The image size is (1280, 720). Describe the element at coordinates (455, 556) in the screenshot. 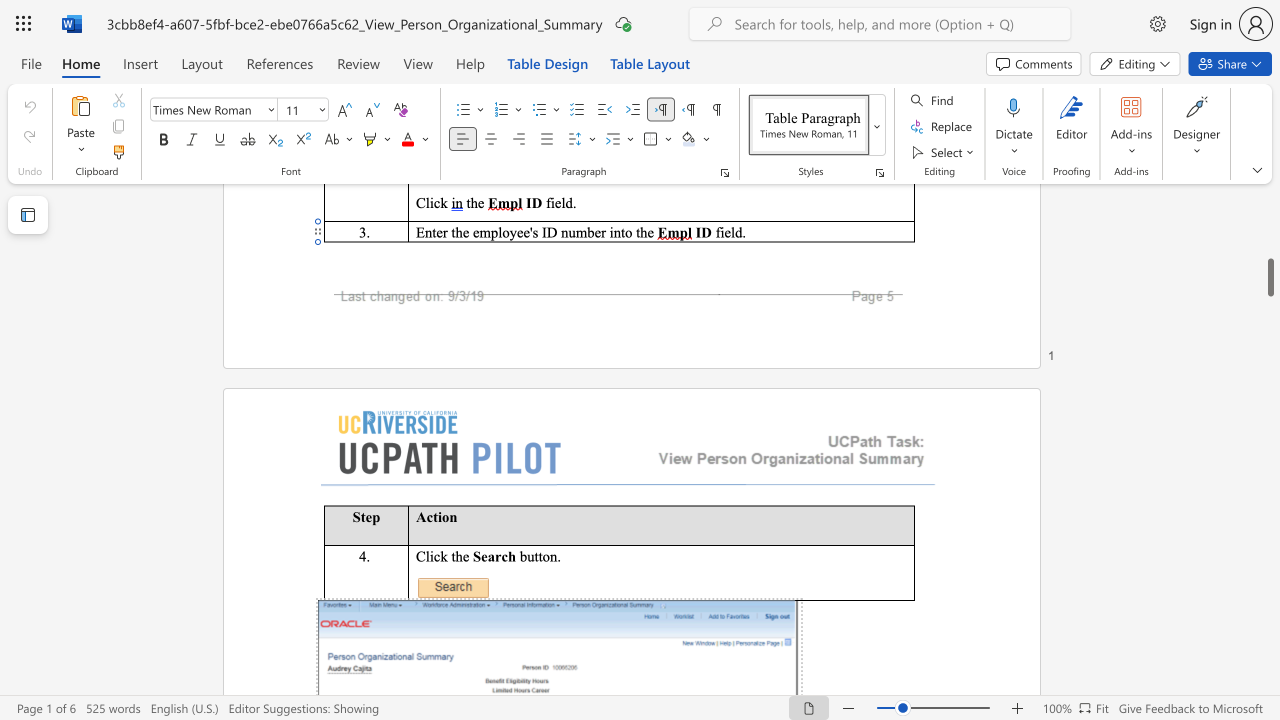

I see `the space between the continuous character "t" and "h" in the text` at that location.